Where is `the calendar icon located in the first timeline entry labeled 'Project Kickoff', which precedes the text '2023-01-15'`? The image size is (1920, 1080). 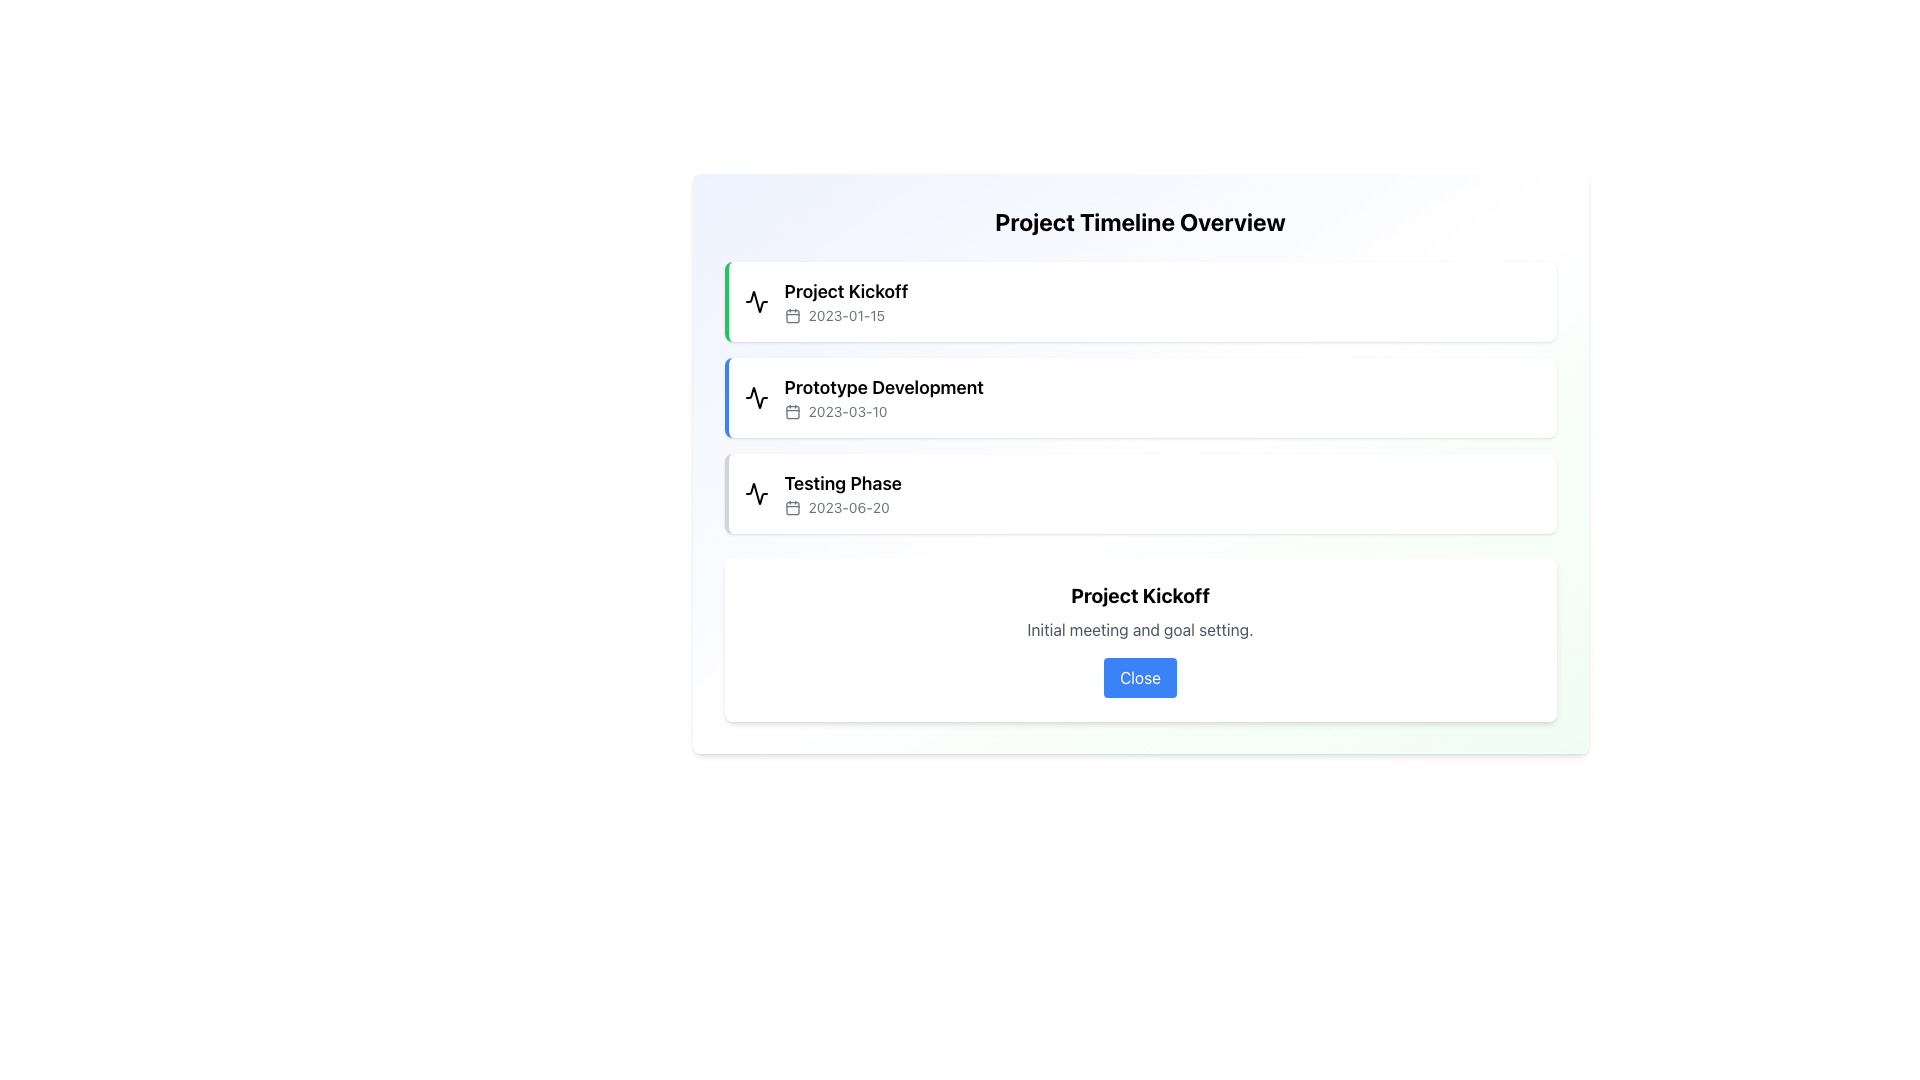
the calendar icon located in the first timeline entry labeled 'Project Kickoff', which precedes the text '2023-01-15' is located at coordinates (791, 315).